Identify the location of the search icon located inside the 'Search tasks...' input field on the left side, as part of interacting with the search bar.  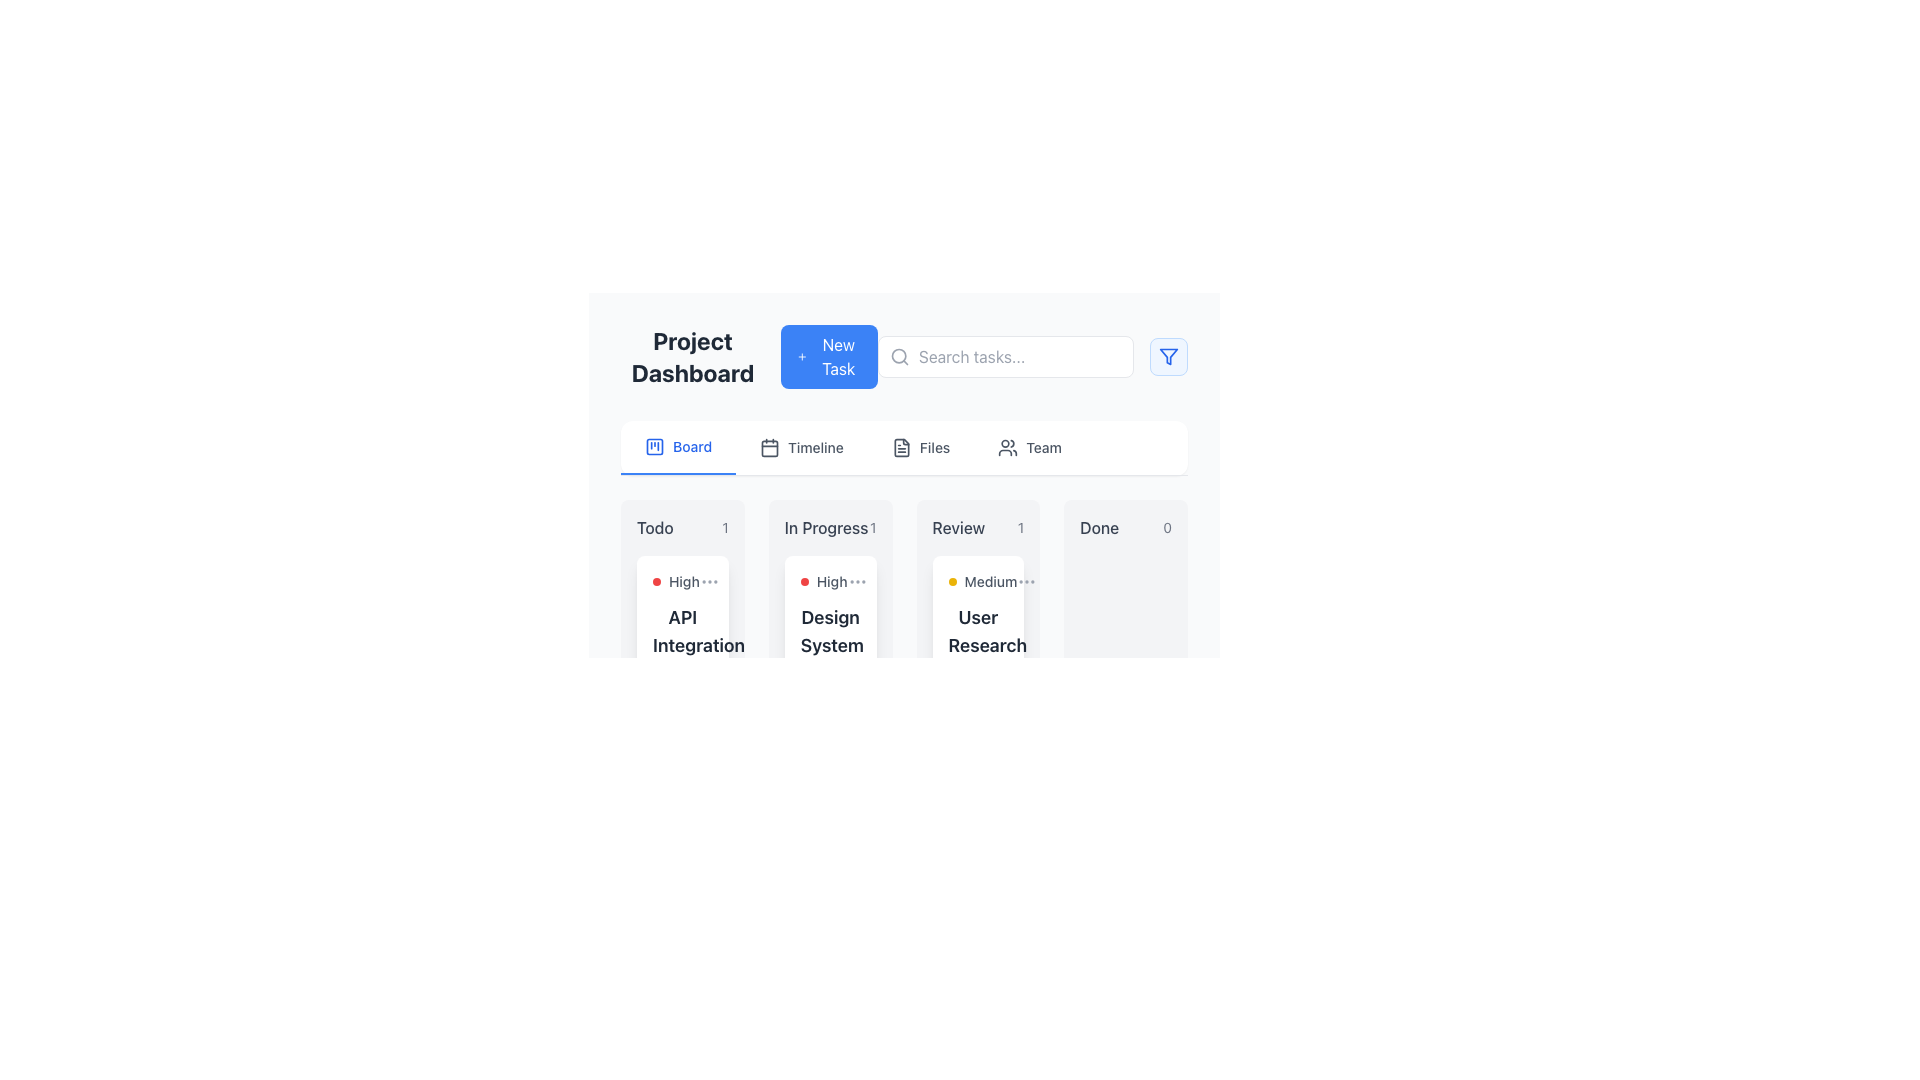
(899, 356).